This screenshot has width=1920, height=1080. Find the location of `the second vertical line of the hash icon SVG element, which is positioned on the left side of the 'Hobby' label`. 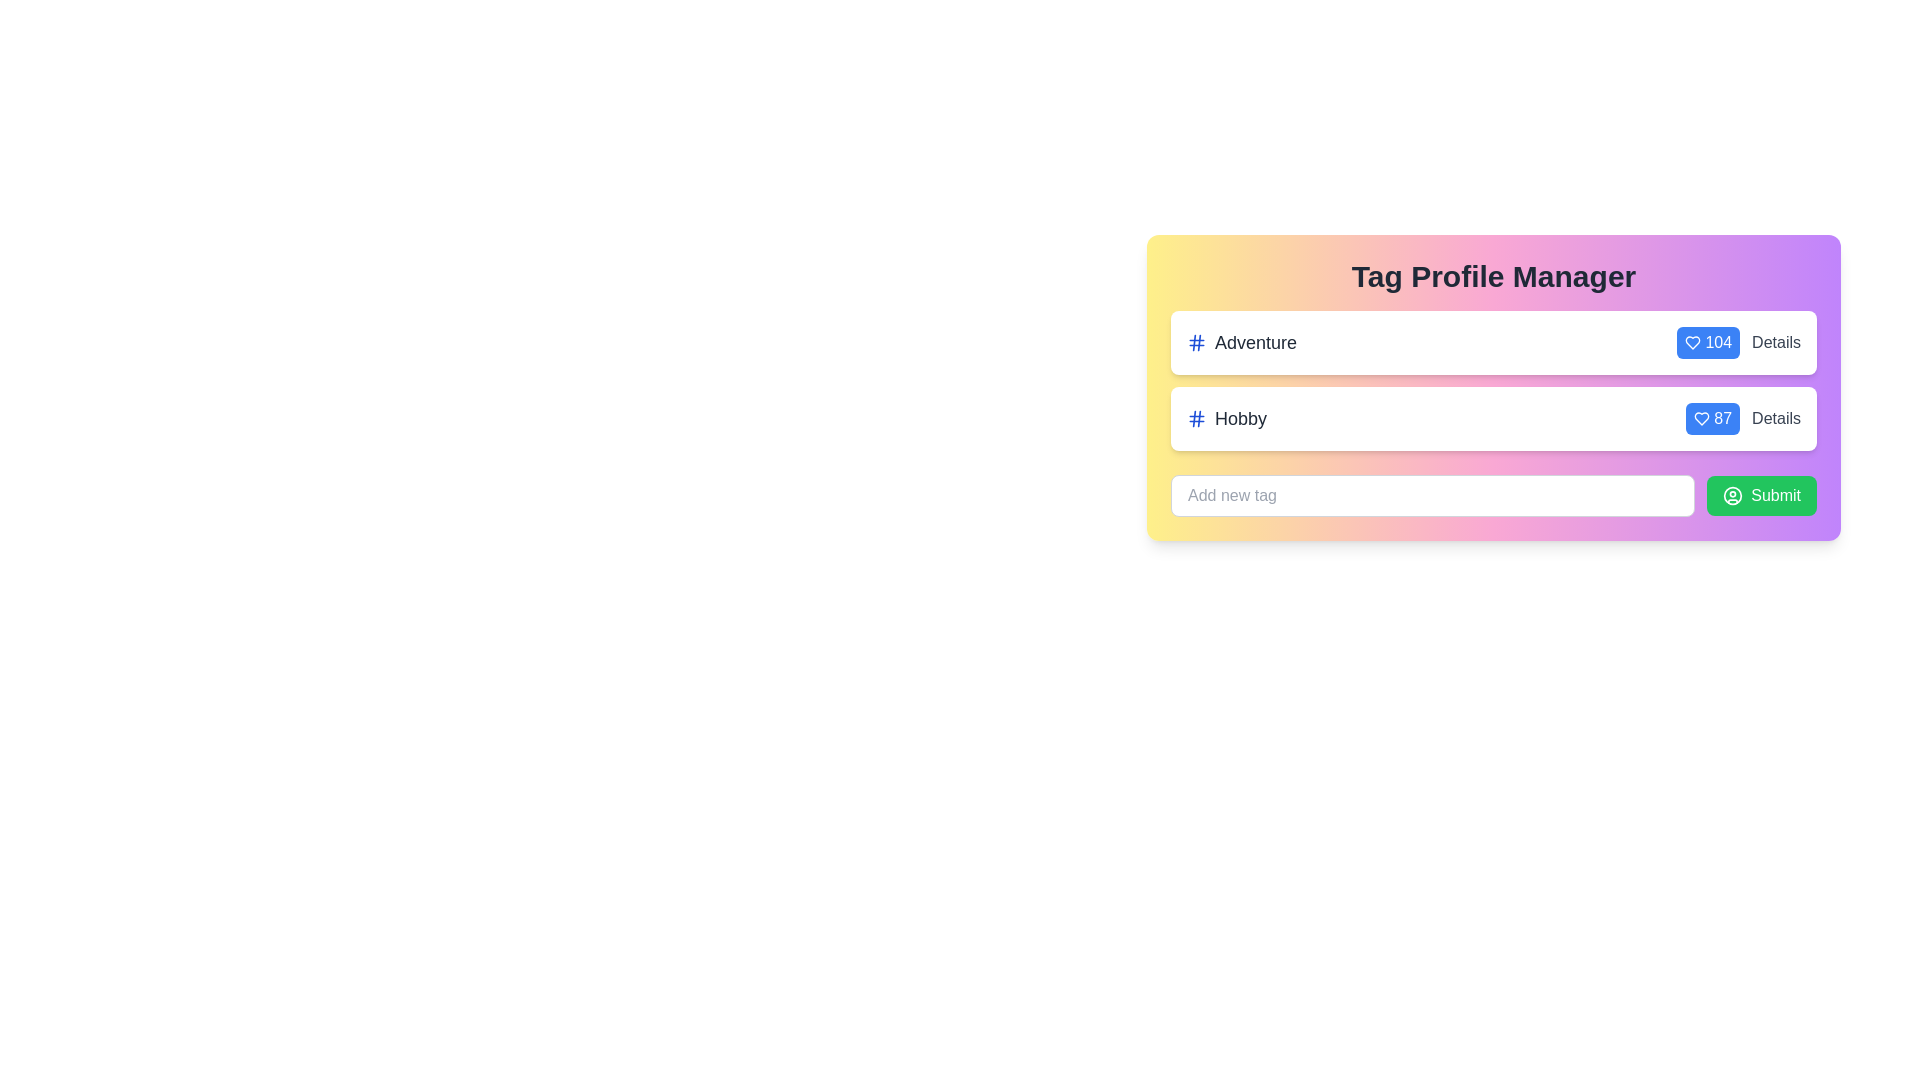

the second vertical line of the hash icon SVG element, which is positioned on the left side of the 'Hobby' label is located at coordinates (1194, 418).